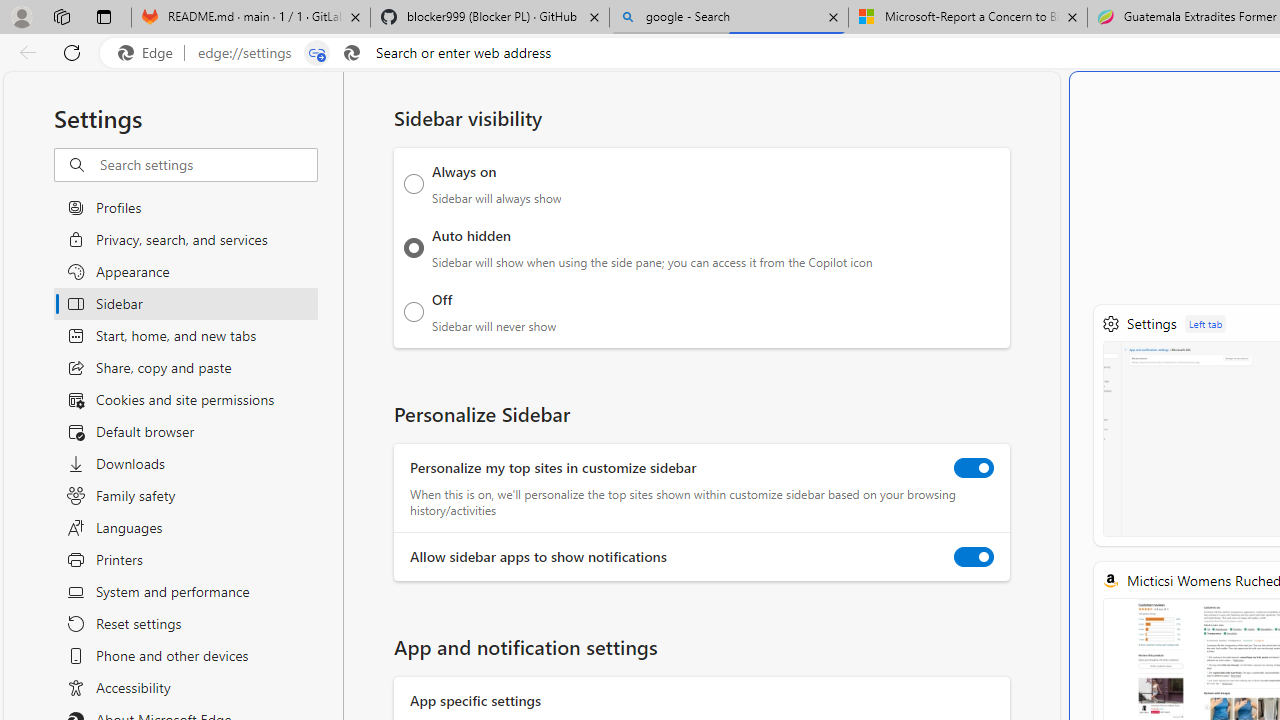 The height and width of the screenshot is (720, 1280). I want to click on 'Off Sidebar will never show', so click(413, 311).